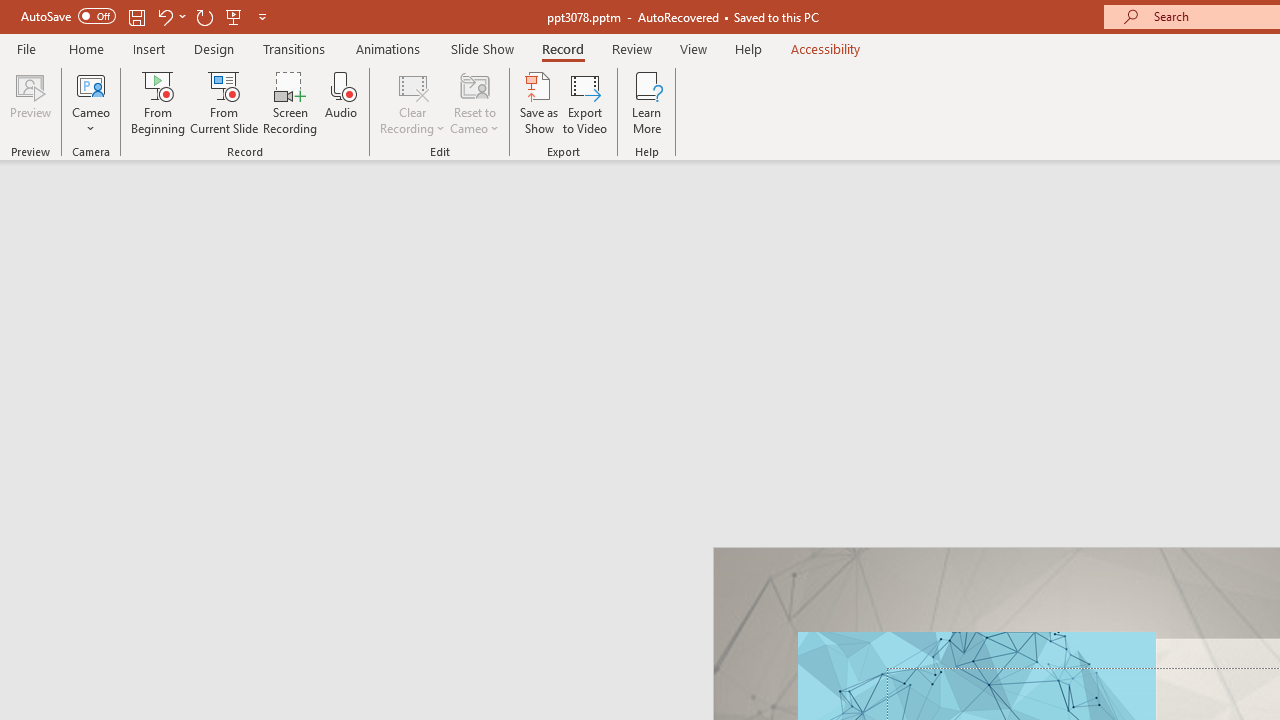  What do you see at coordinates (539, 103) in the screenshot?
I see `'Save as Show'` at bounding box center [539, 103].